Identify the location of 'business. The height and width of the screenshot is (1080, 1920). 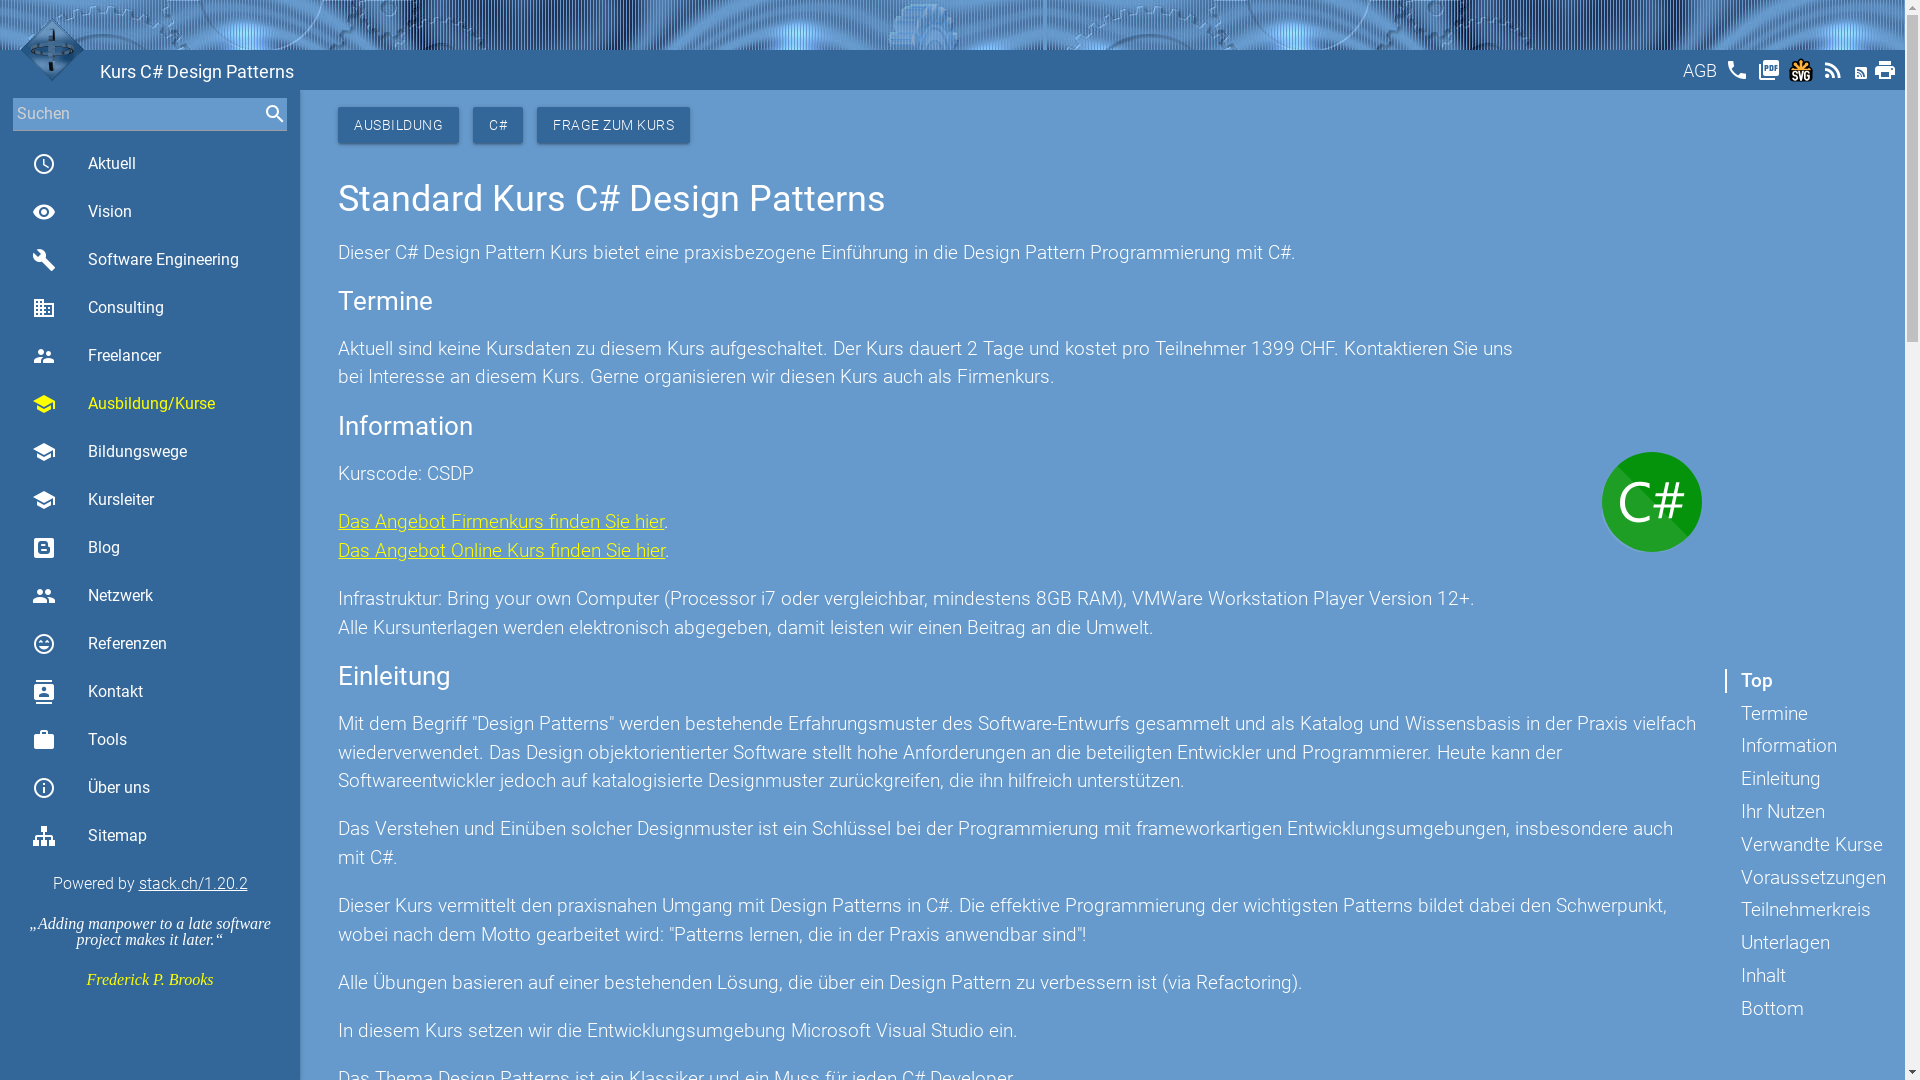
(0, 308).